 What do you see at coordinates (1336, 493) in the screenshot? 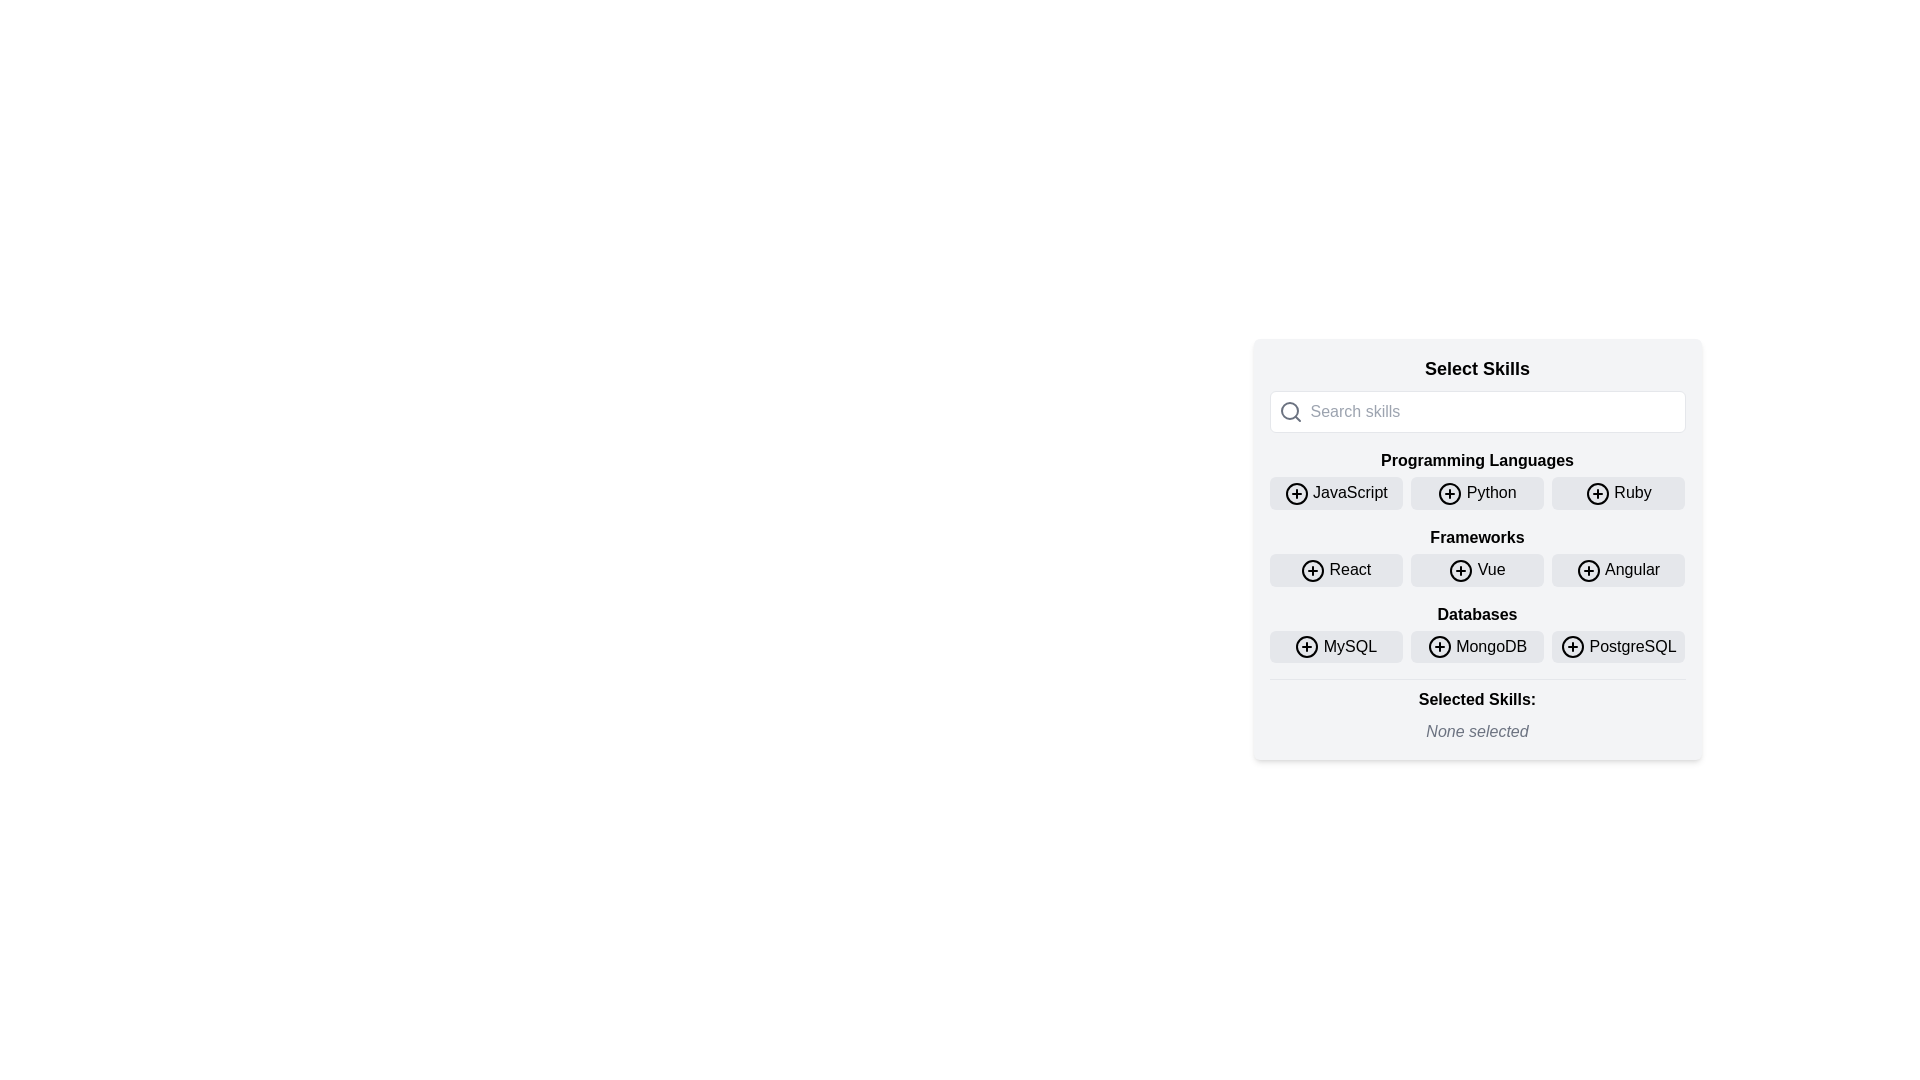
I see `the 'JavaScript' button in the 'Select Skills' panel` at bounding box center [1336, 493].